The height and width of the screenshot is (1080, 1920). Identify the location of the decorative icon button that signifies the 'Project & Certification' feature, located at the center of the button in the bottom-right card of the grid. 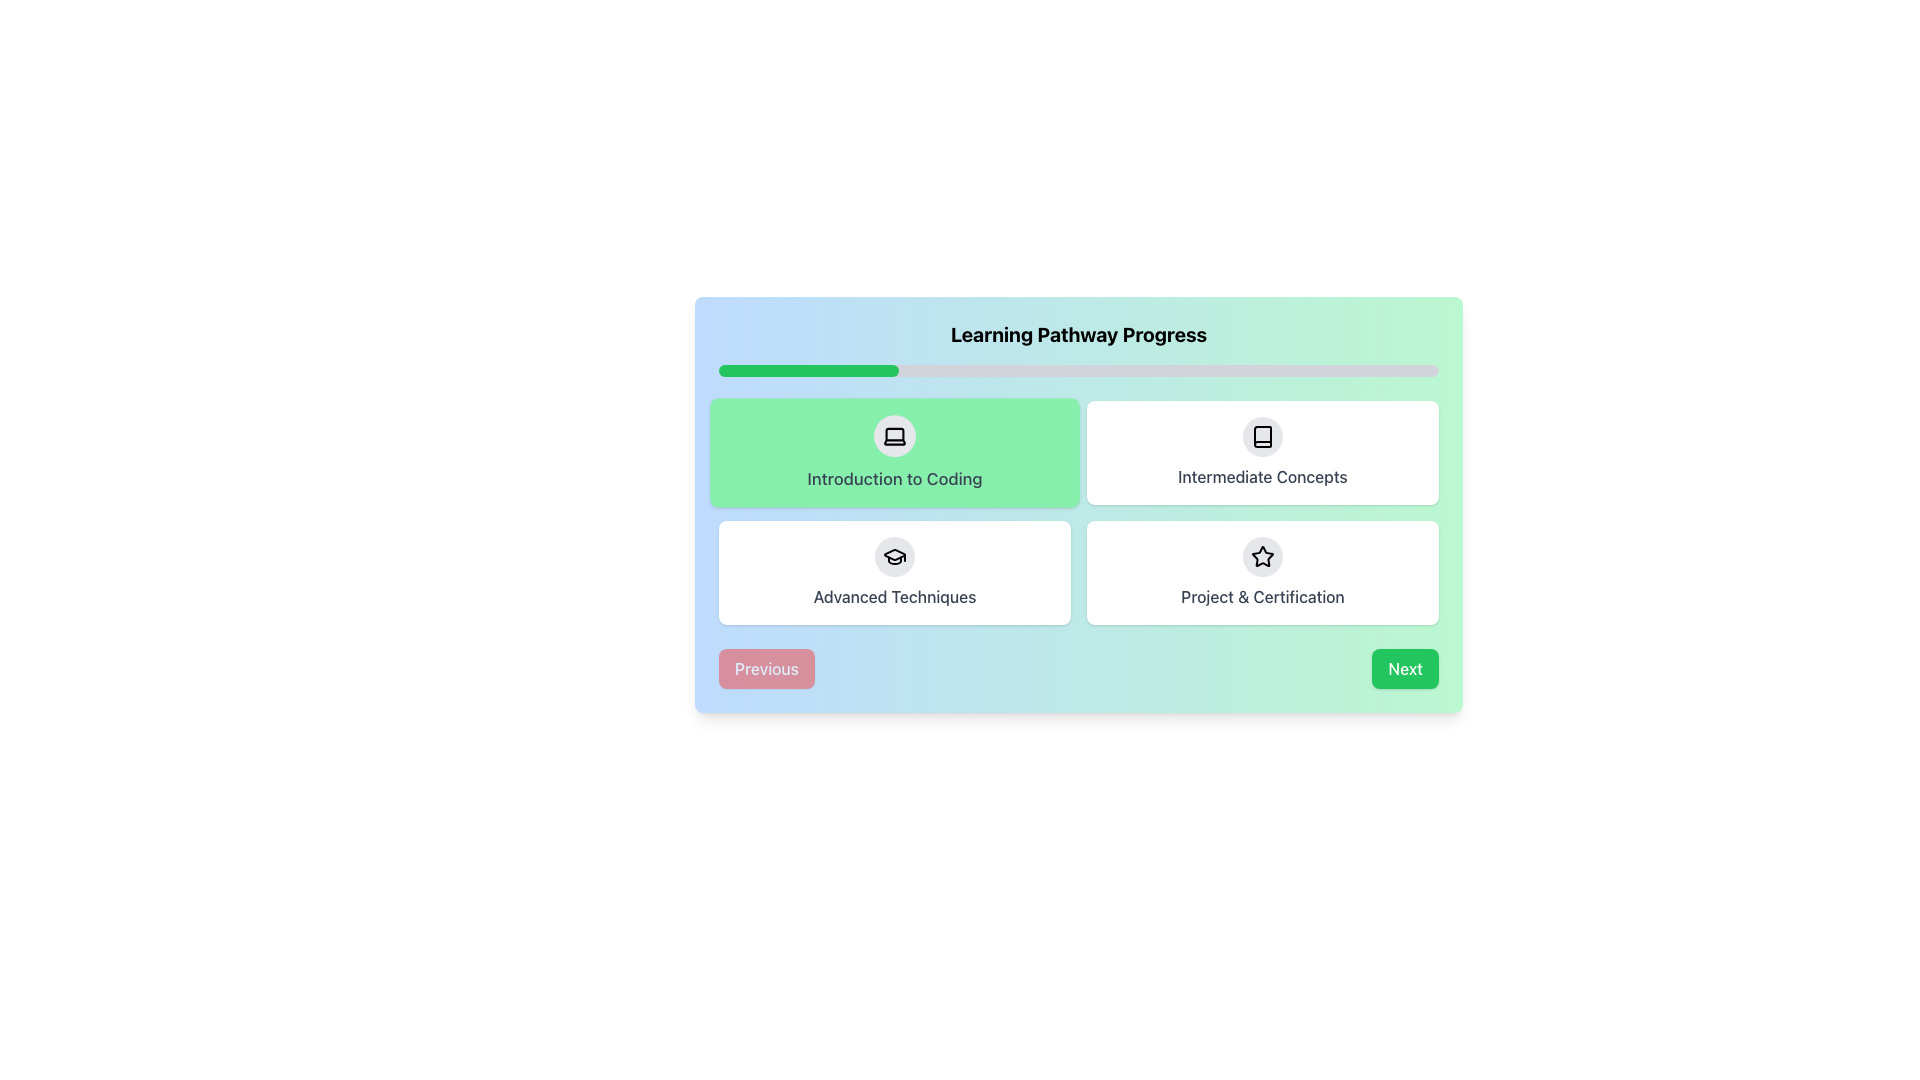
(1261, 556).